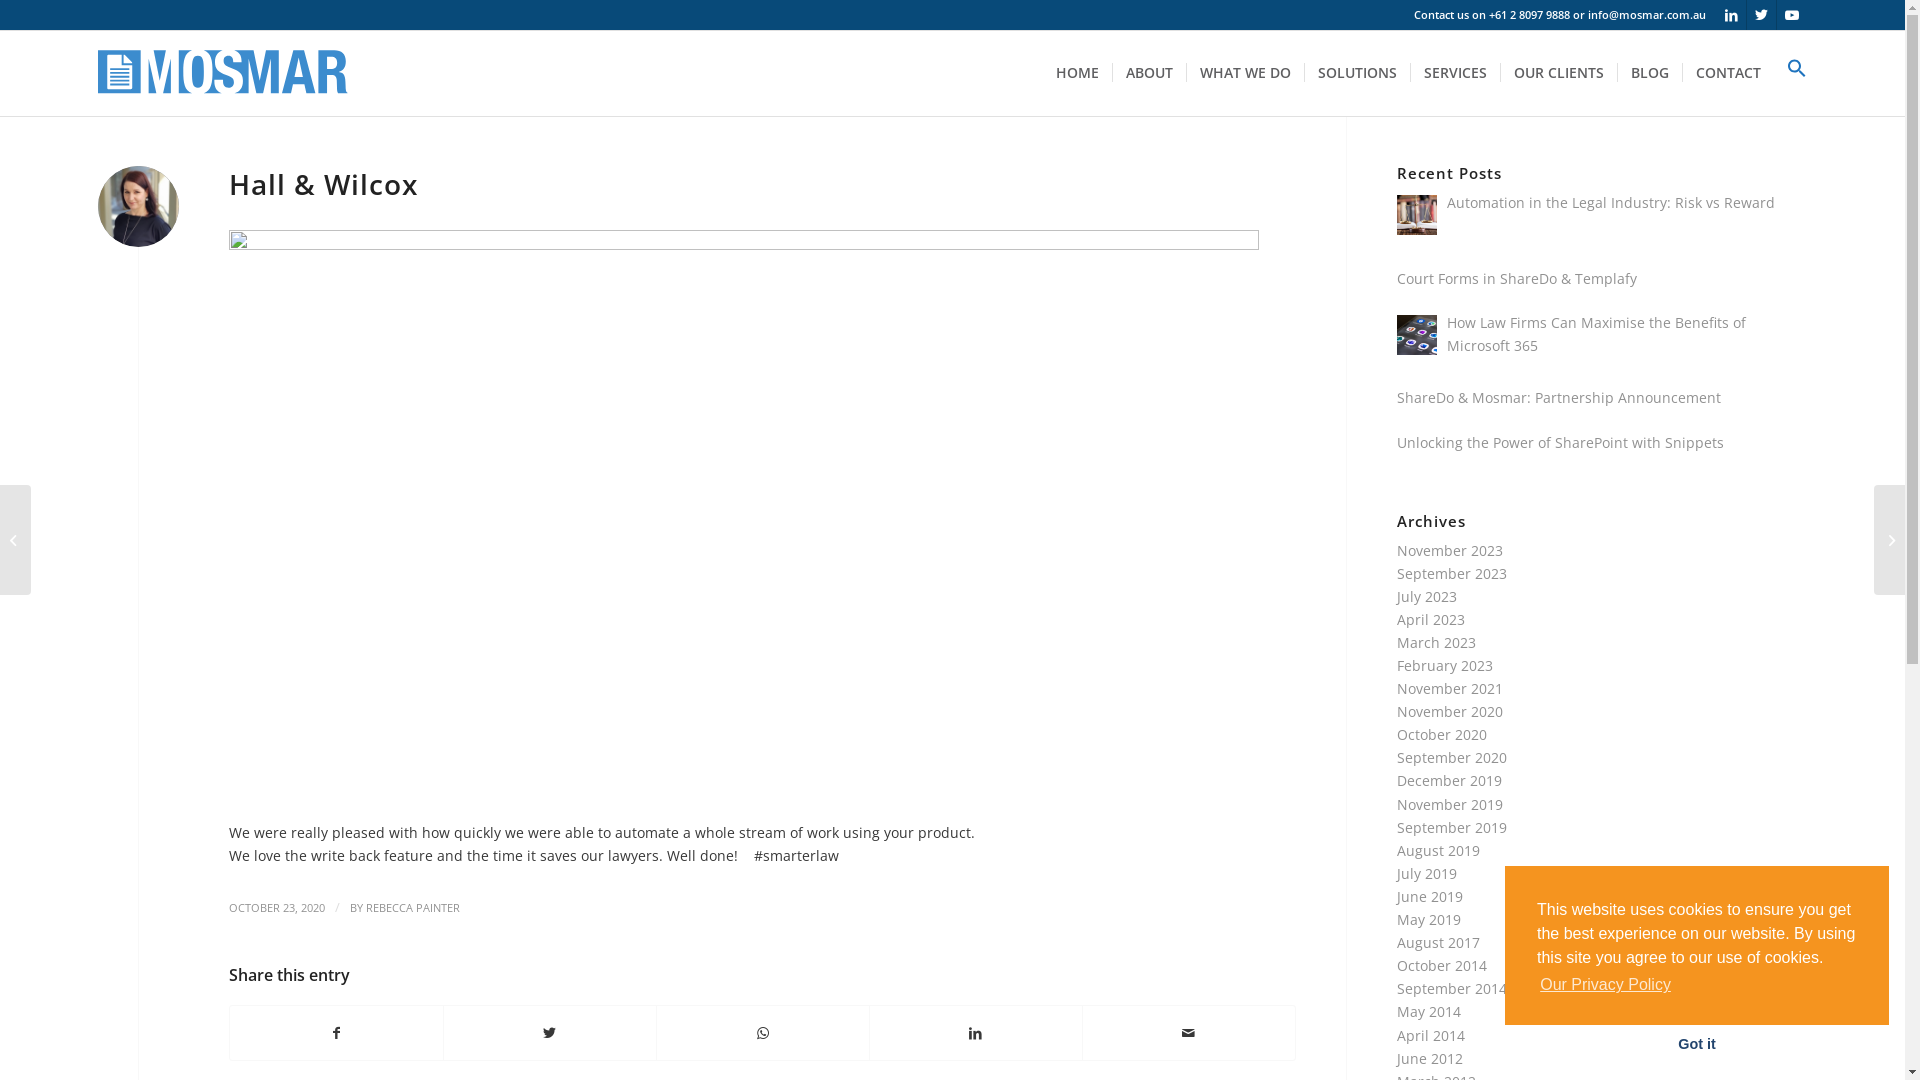 This screenshot has width=1920, height=1080. I want to click on 'WHAT WE DO', so click(1185, 72).